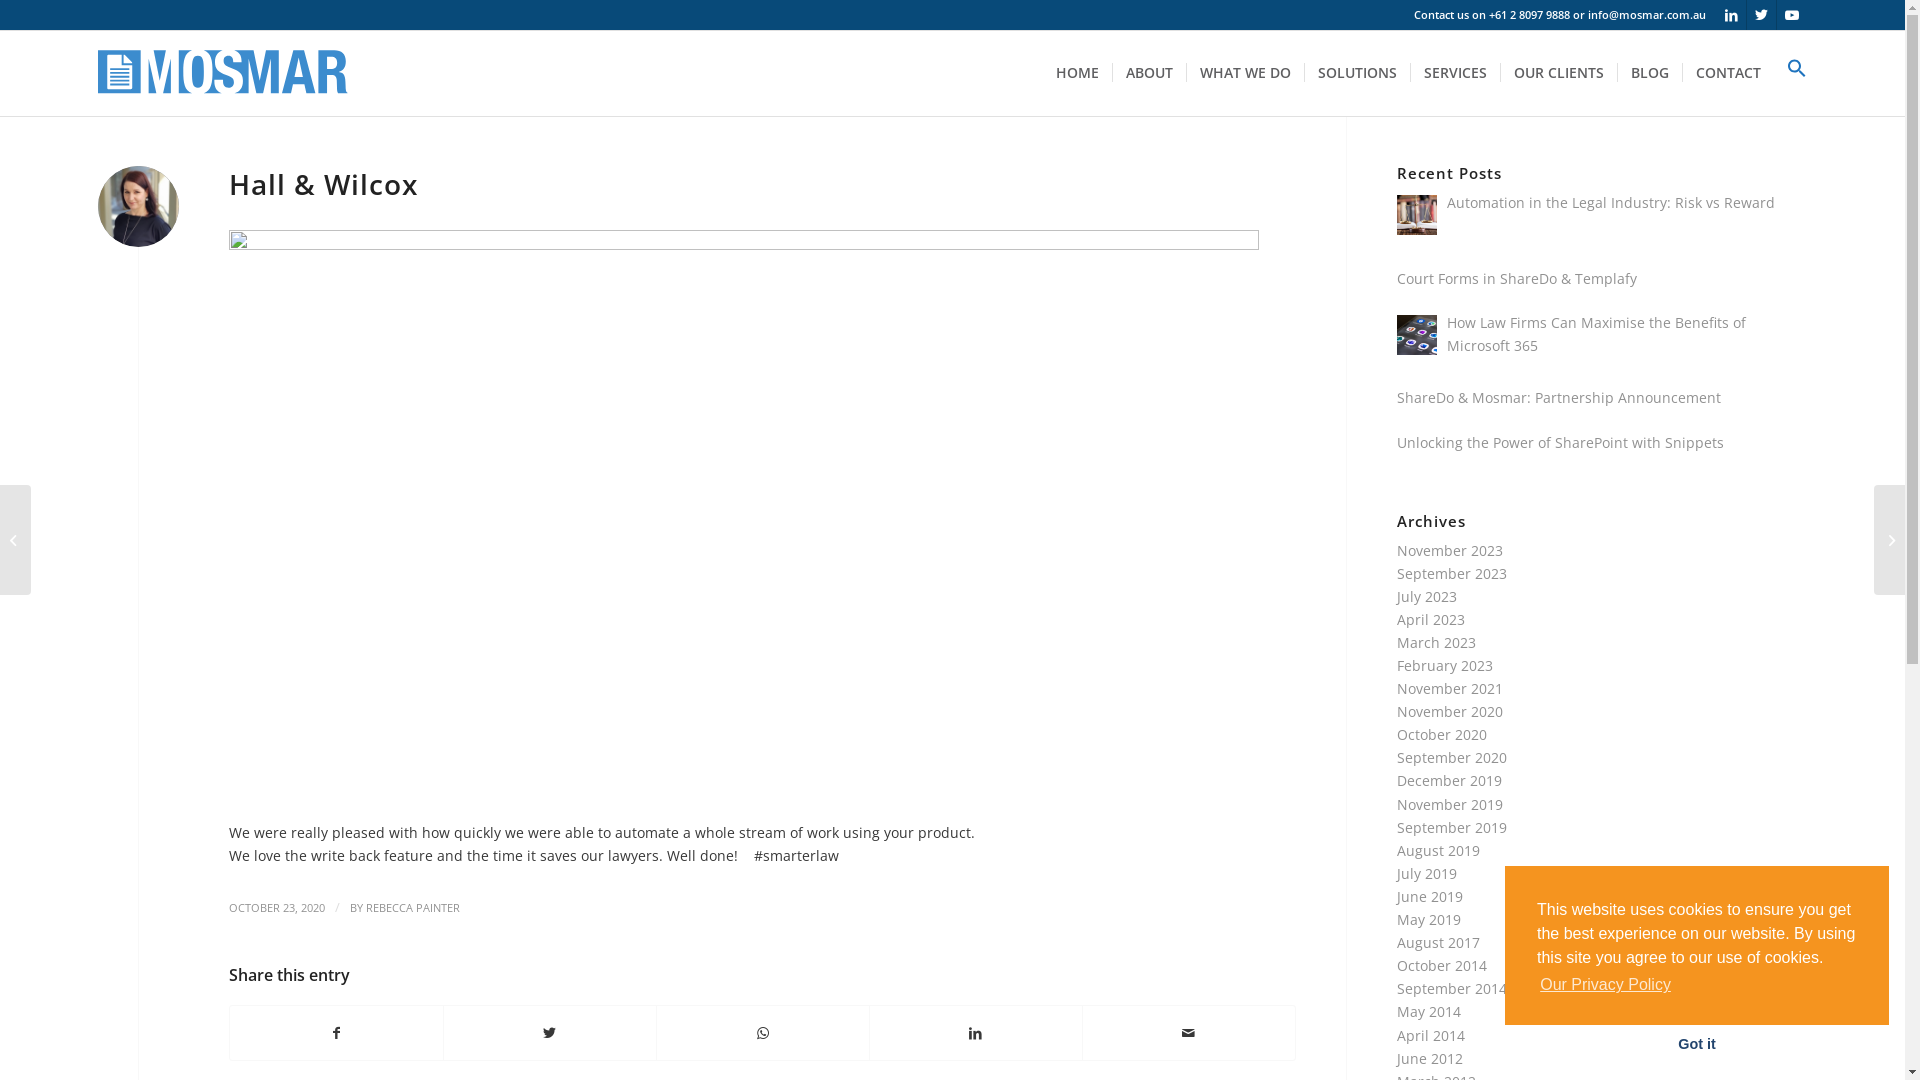 This screenshot has width=1920, height=1080. I want to click on 'WHAT WE DO', so click(1185, 72).